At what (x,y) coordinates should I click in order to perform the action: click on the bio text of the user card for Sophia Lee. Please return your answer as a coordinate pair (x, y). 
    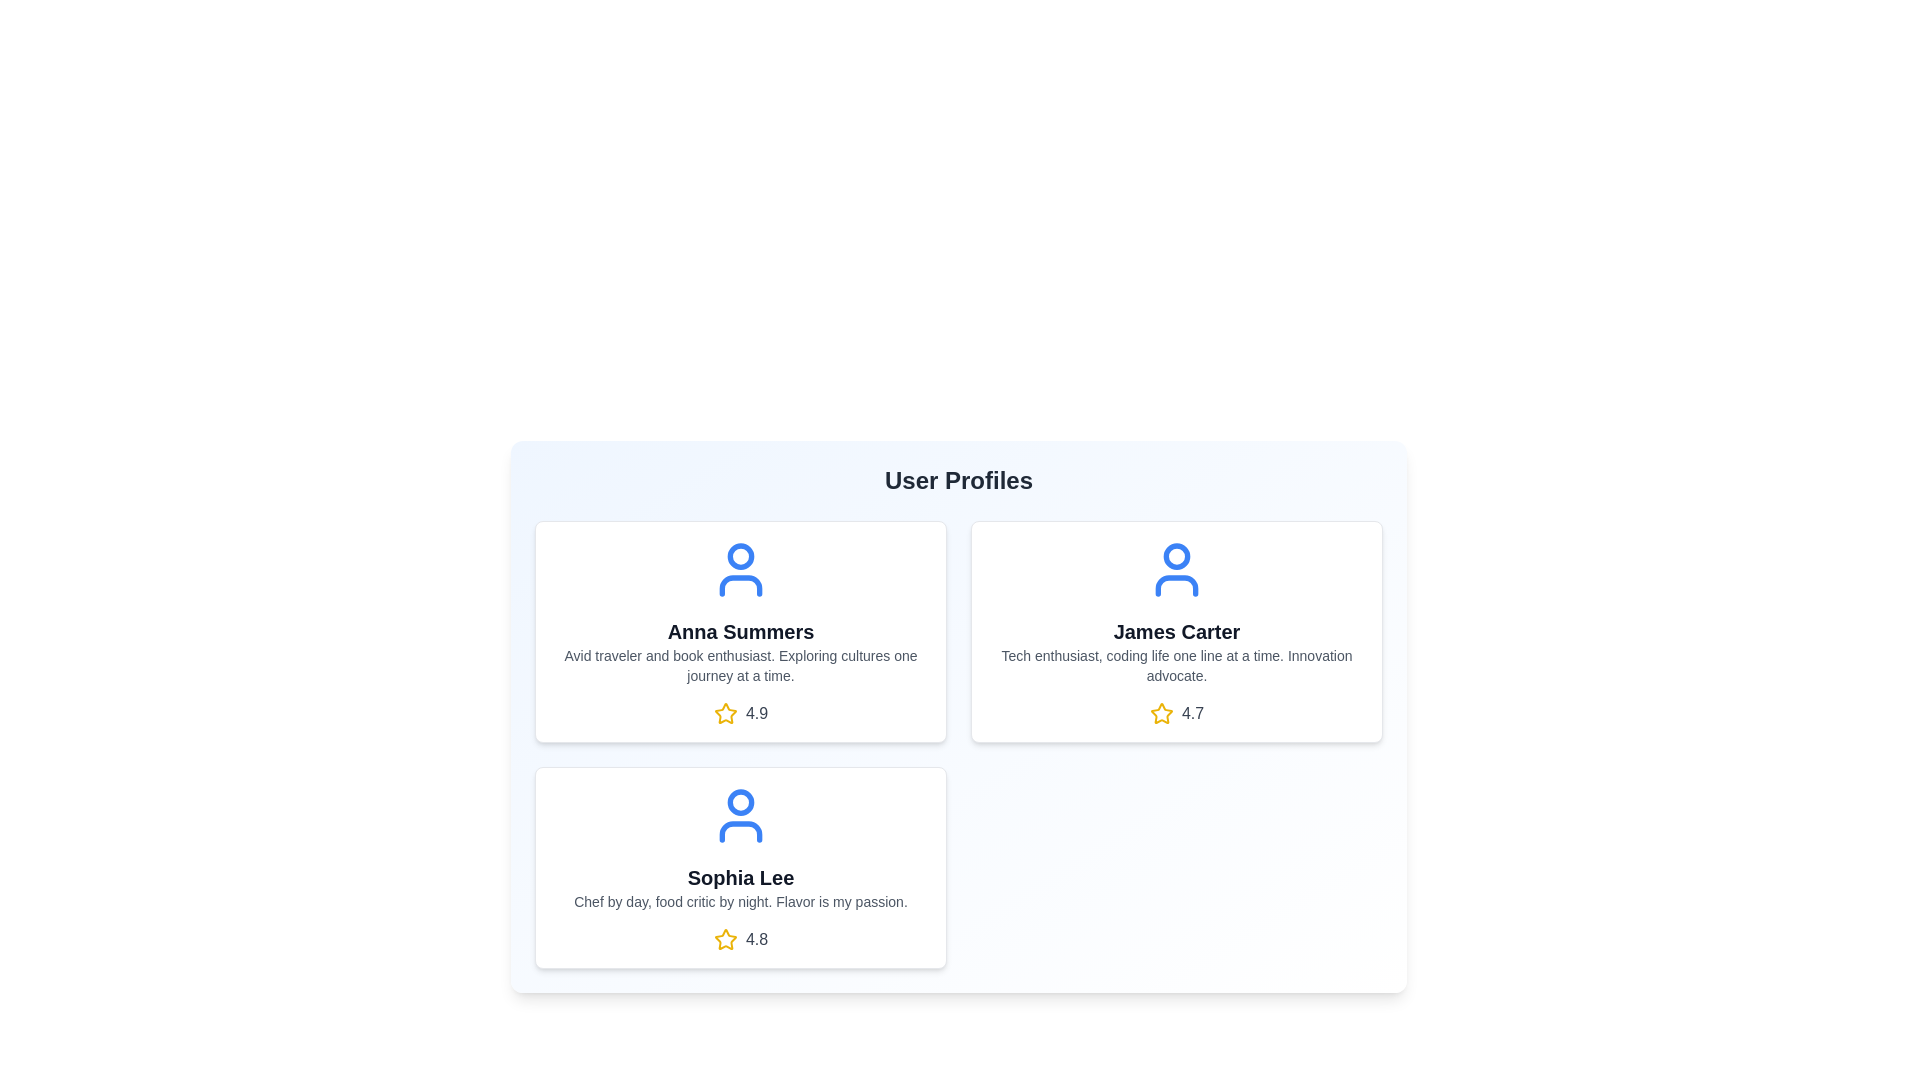
    Looking at the image, I should click on (739, 902).